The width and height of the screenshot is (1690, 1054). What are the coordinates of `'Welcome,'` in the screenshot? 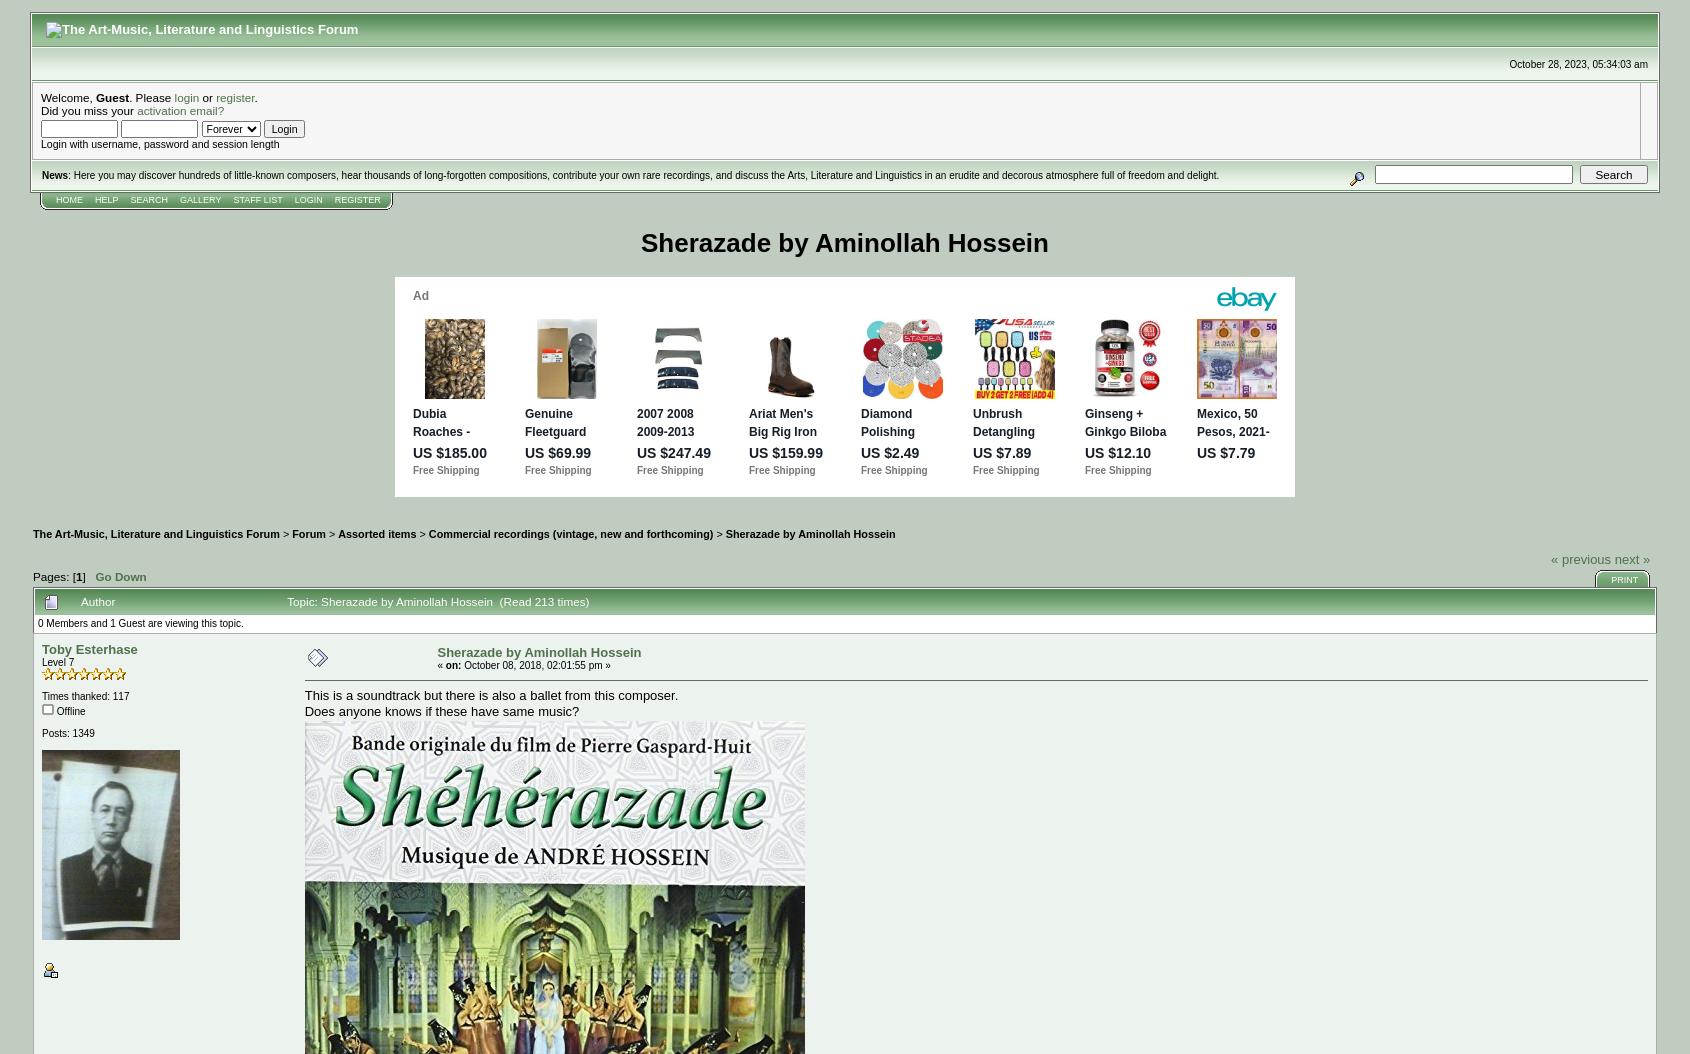 It's located at (67, 96).